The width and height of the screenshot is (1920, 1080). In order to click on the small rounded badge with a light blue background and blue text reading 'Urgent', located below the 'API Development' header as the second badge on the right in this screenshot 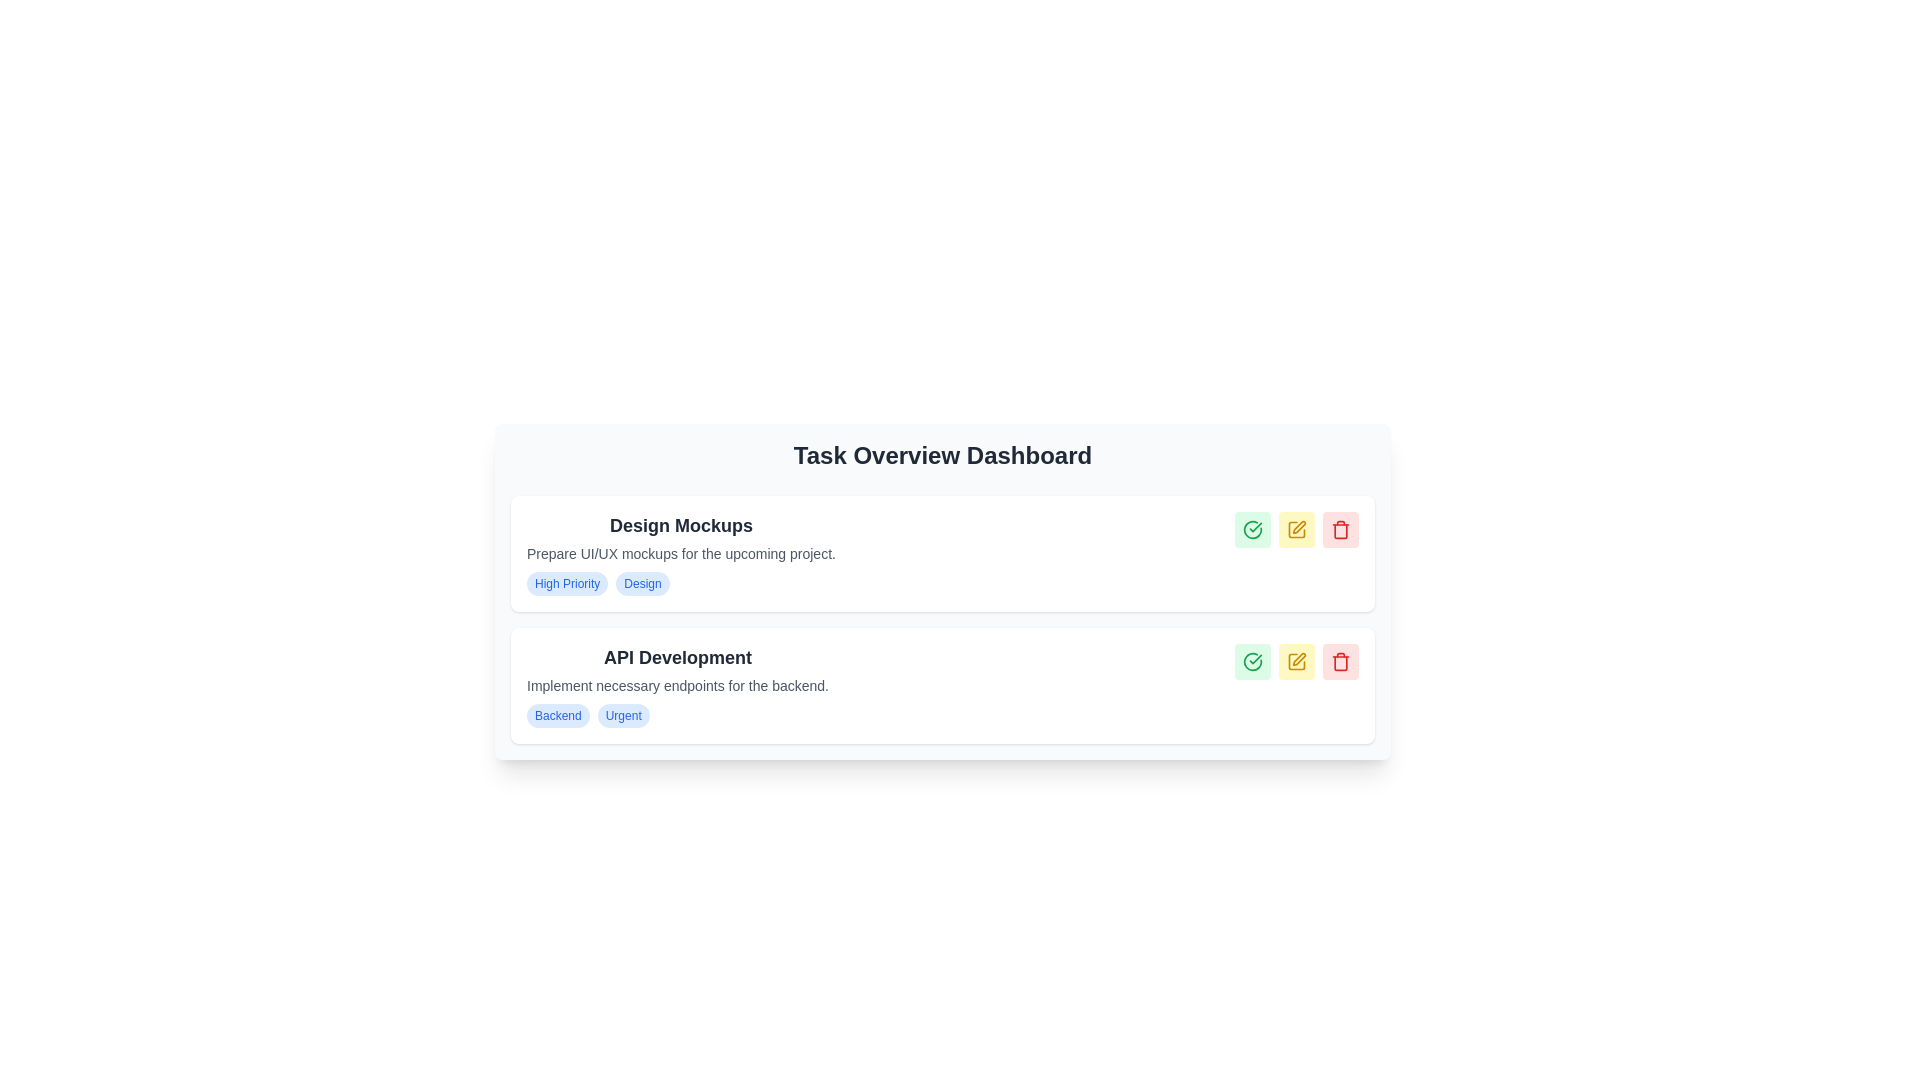, I will do `click(622, 715)`.